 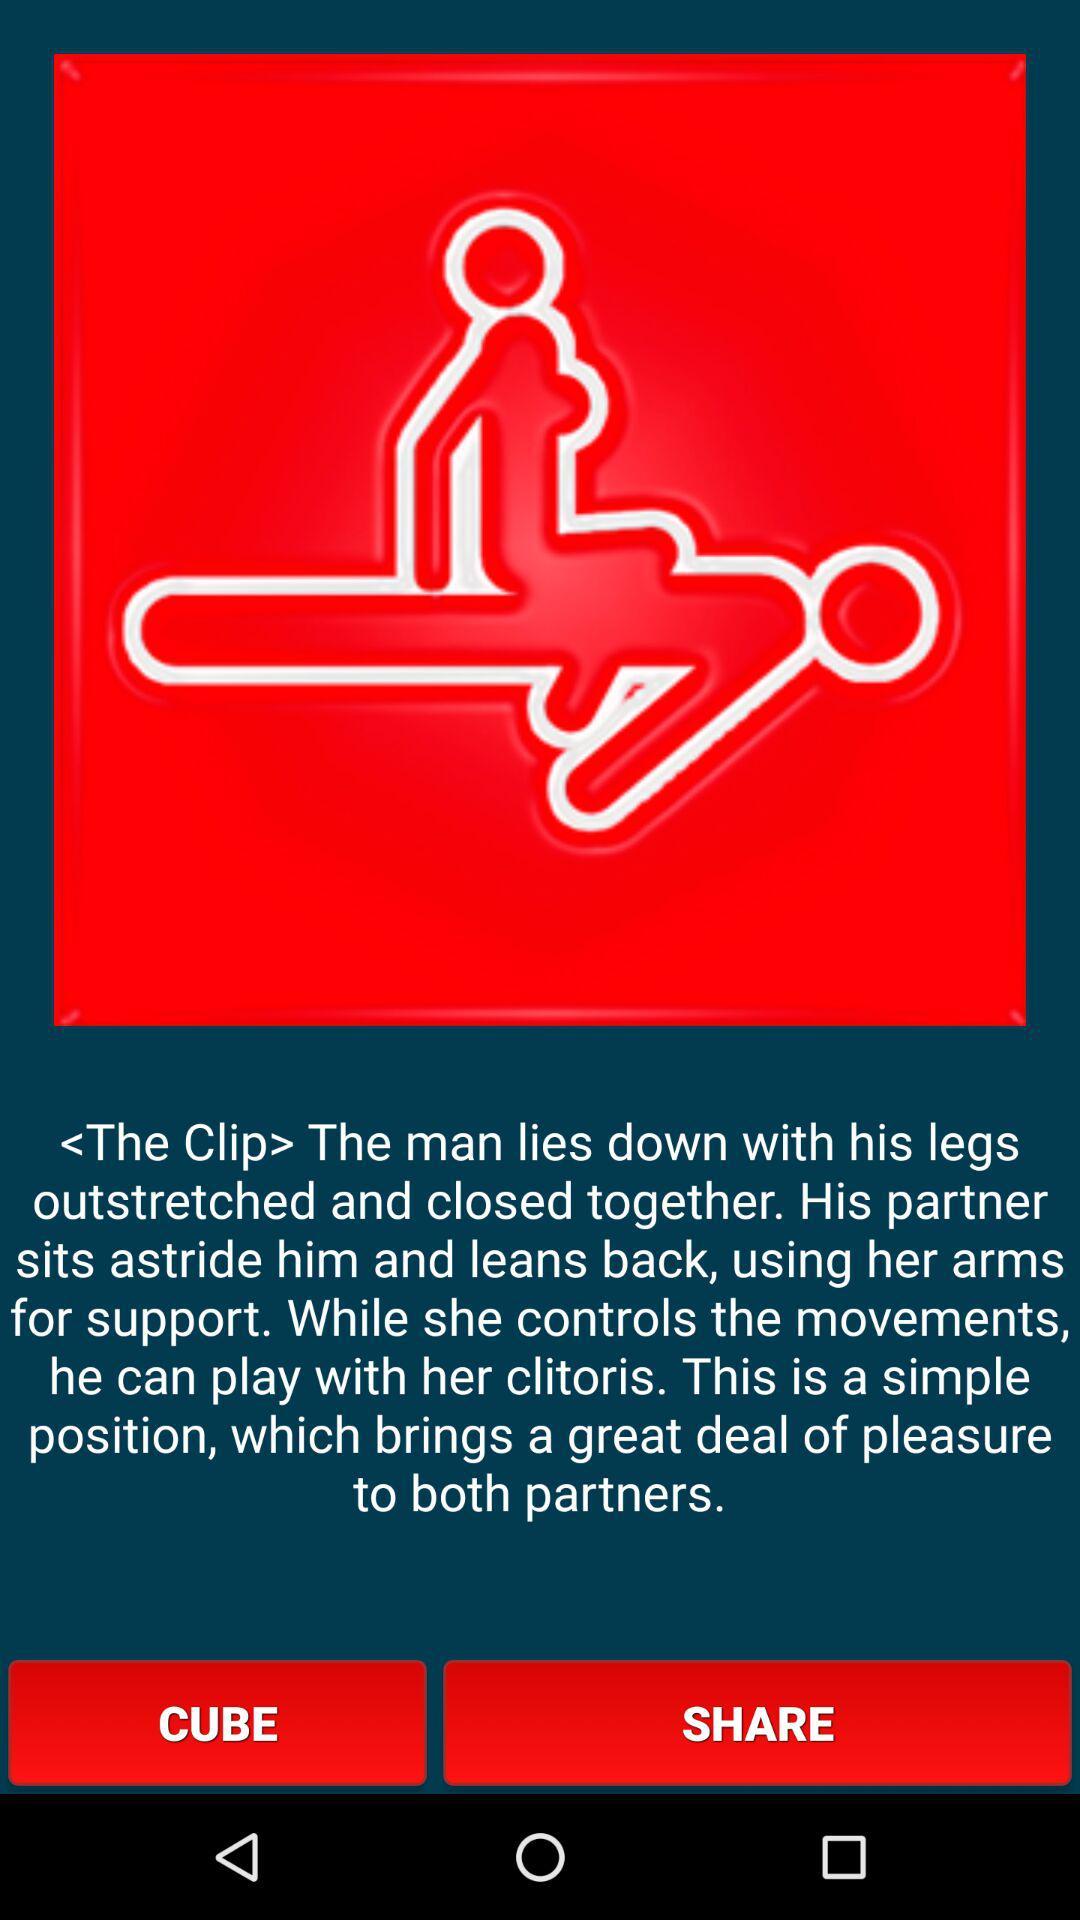 I want to click on button to the left of share button, so click(x=217, y=1721).